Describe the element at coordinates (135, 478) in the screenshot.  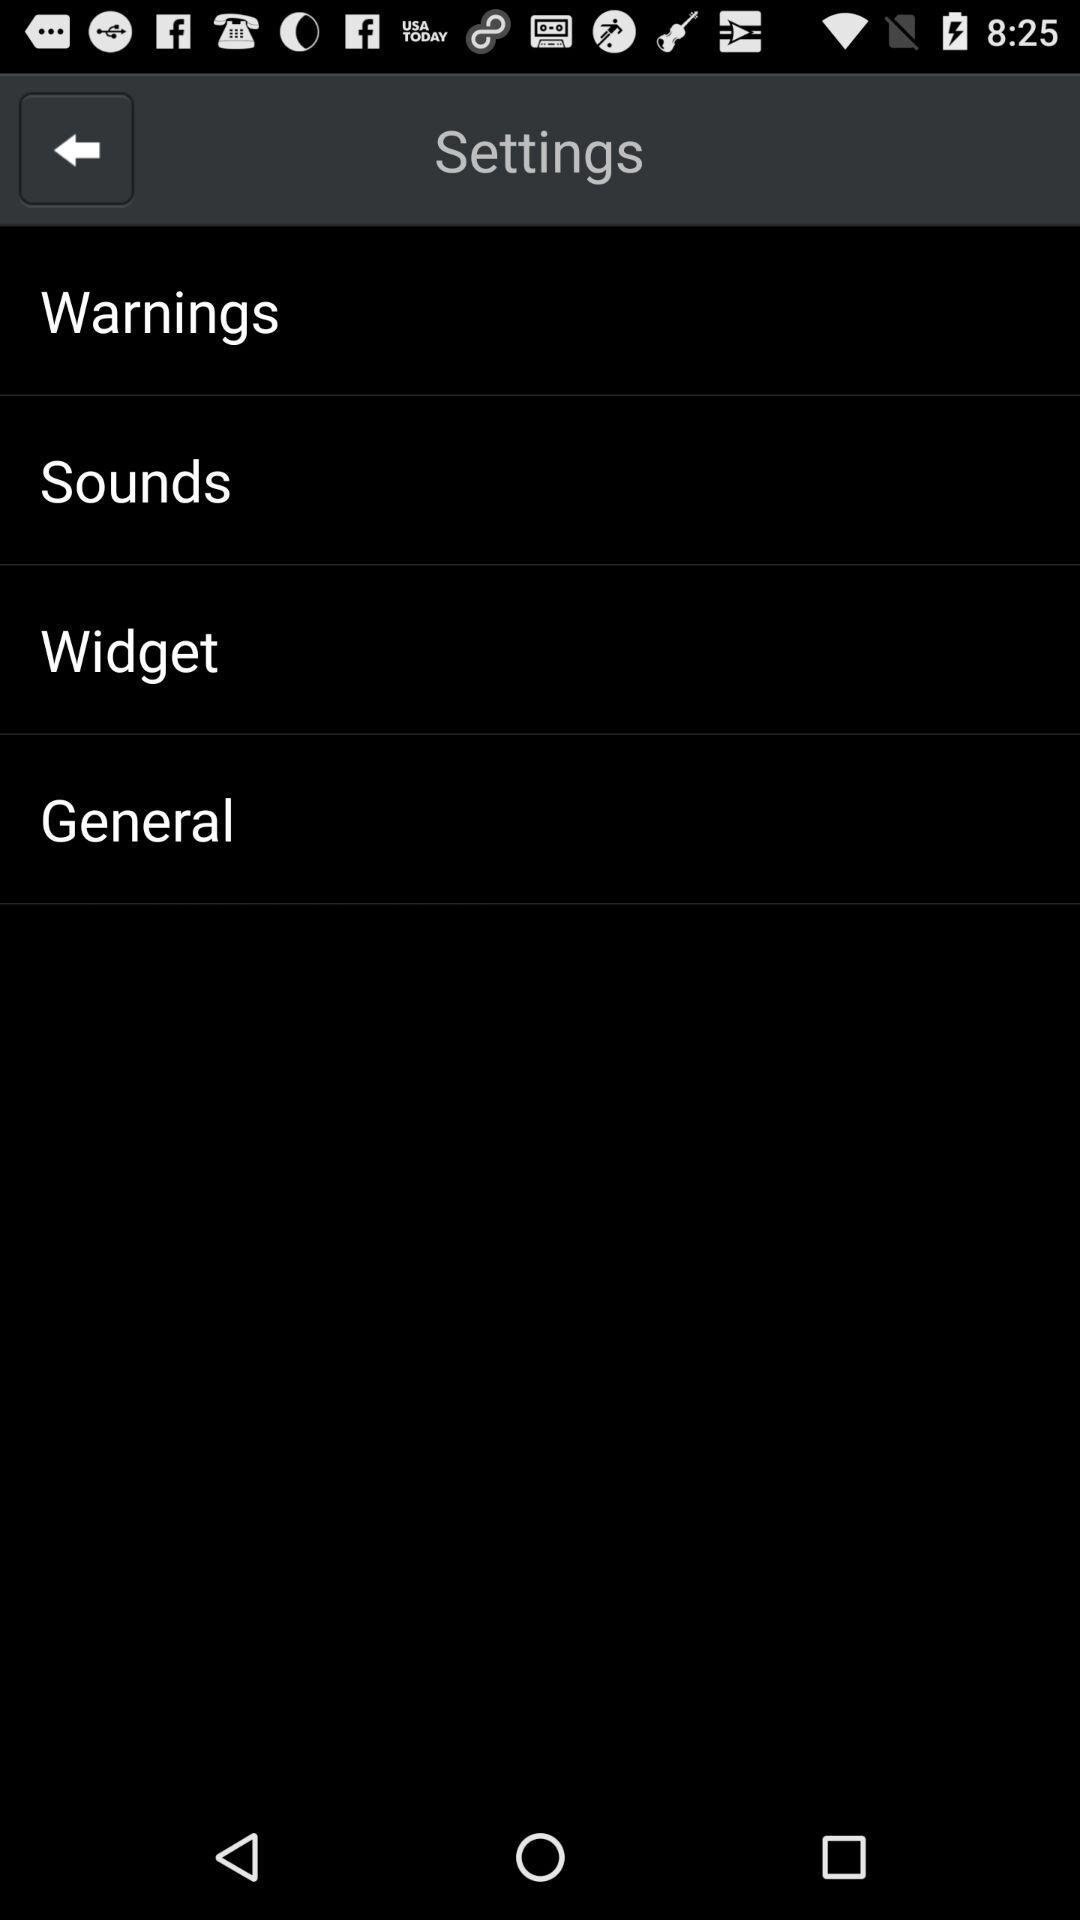
I see `icon below warnings app` at that location.